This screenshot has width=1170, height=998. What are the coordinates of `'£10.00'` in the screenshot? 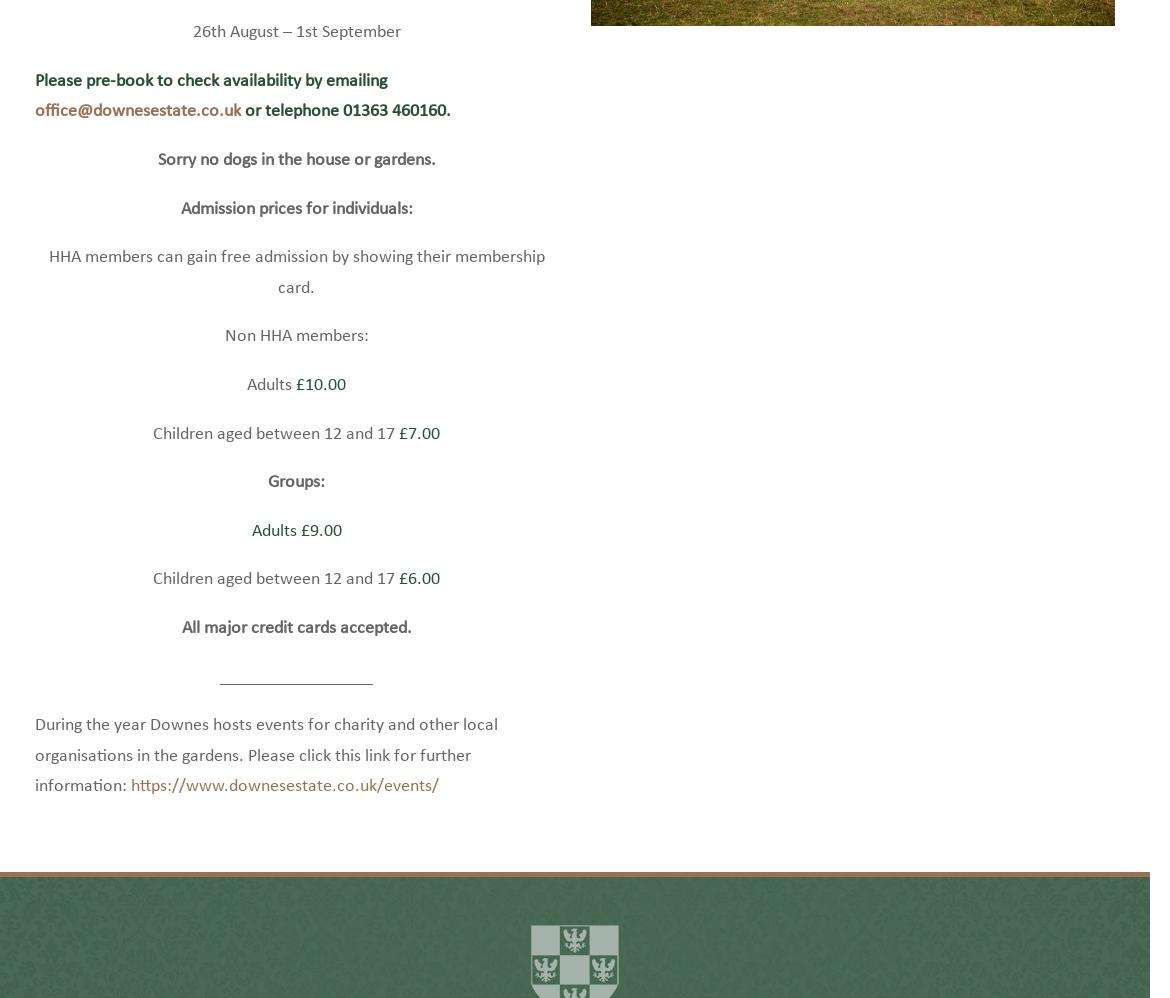 It's located at (320, 414).